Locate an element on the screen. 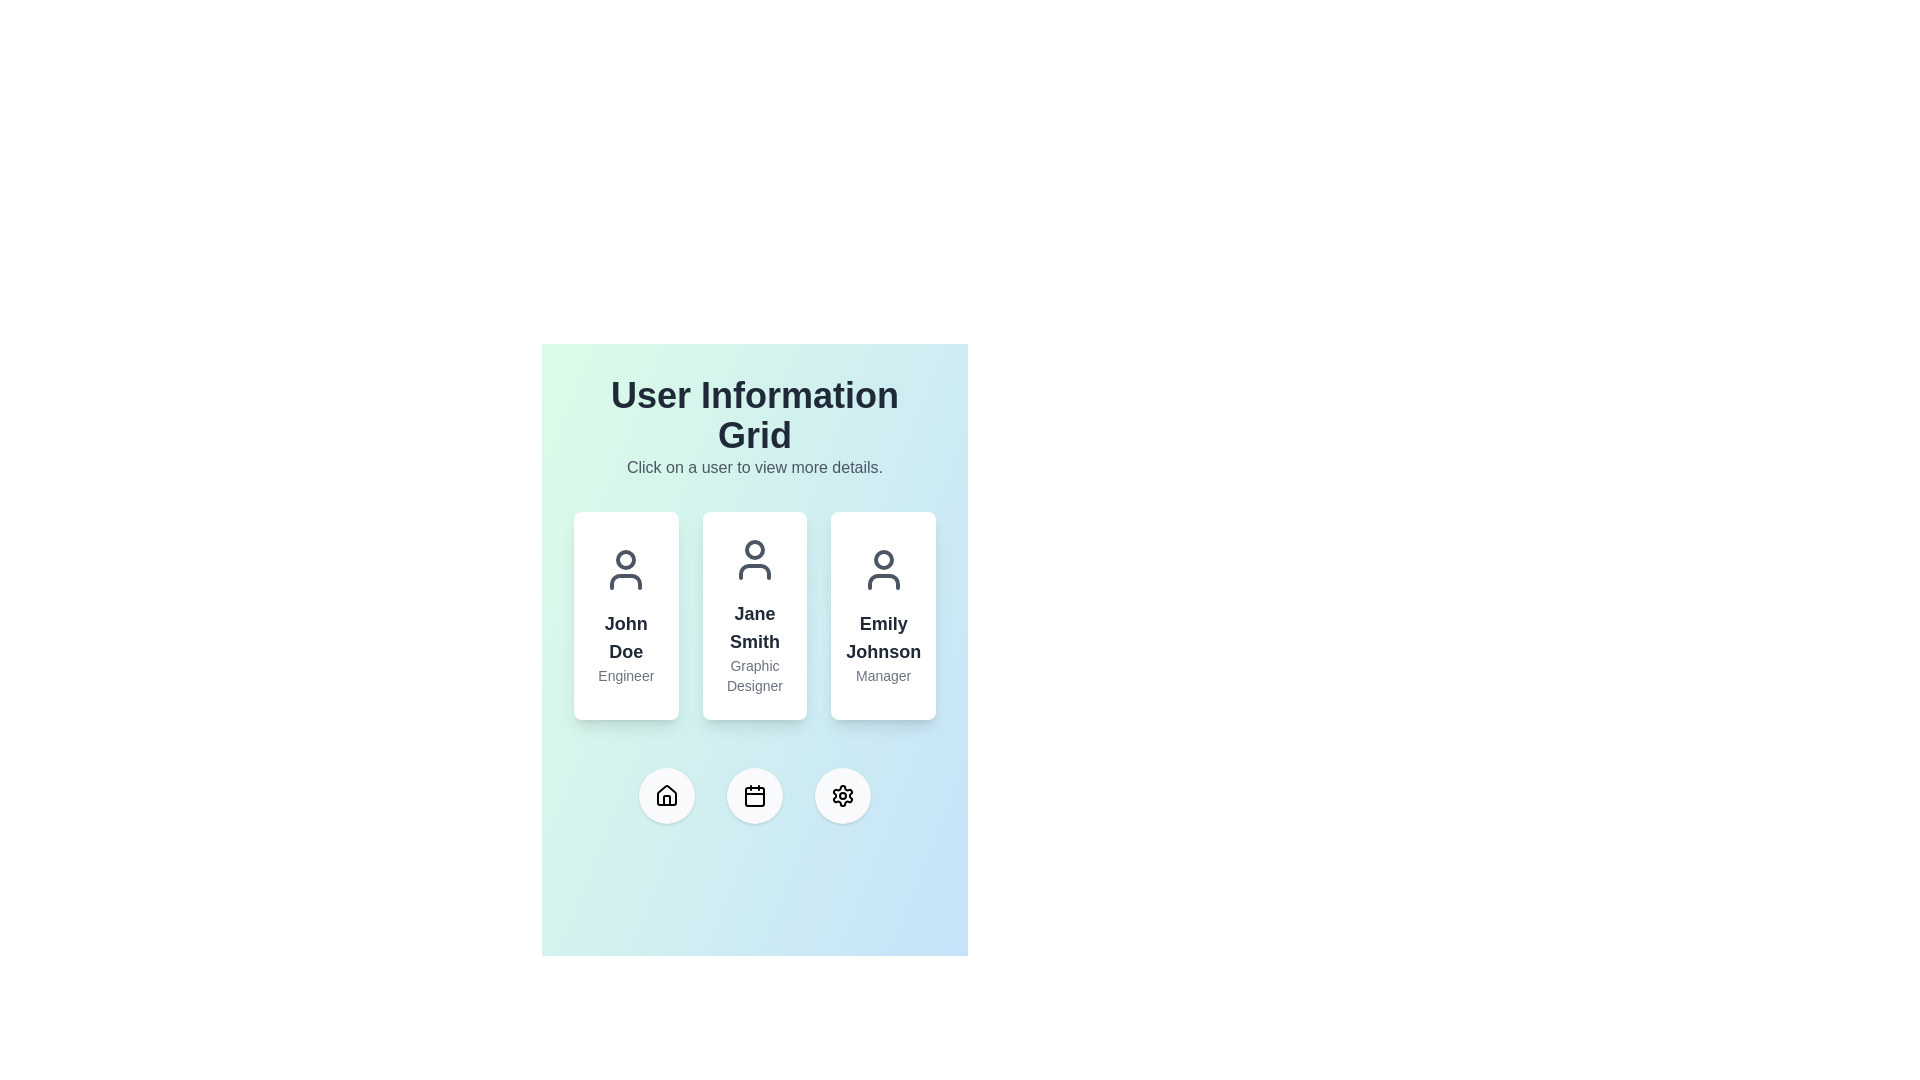  the lower part of the user icon graphic for the card titled 'Jane Smith - Graphic Designer', which is a vector graphic component within the SVG icon is located at coordinates (753, 571).